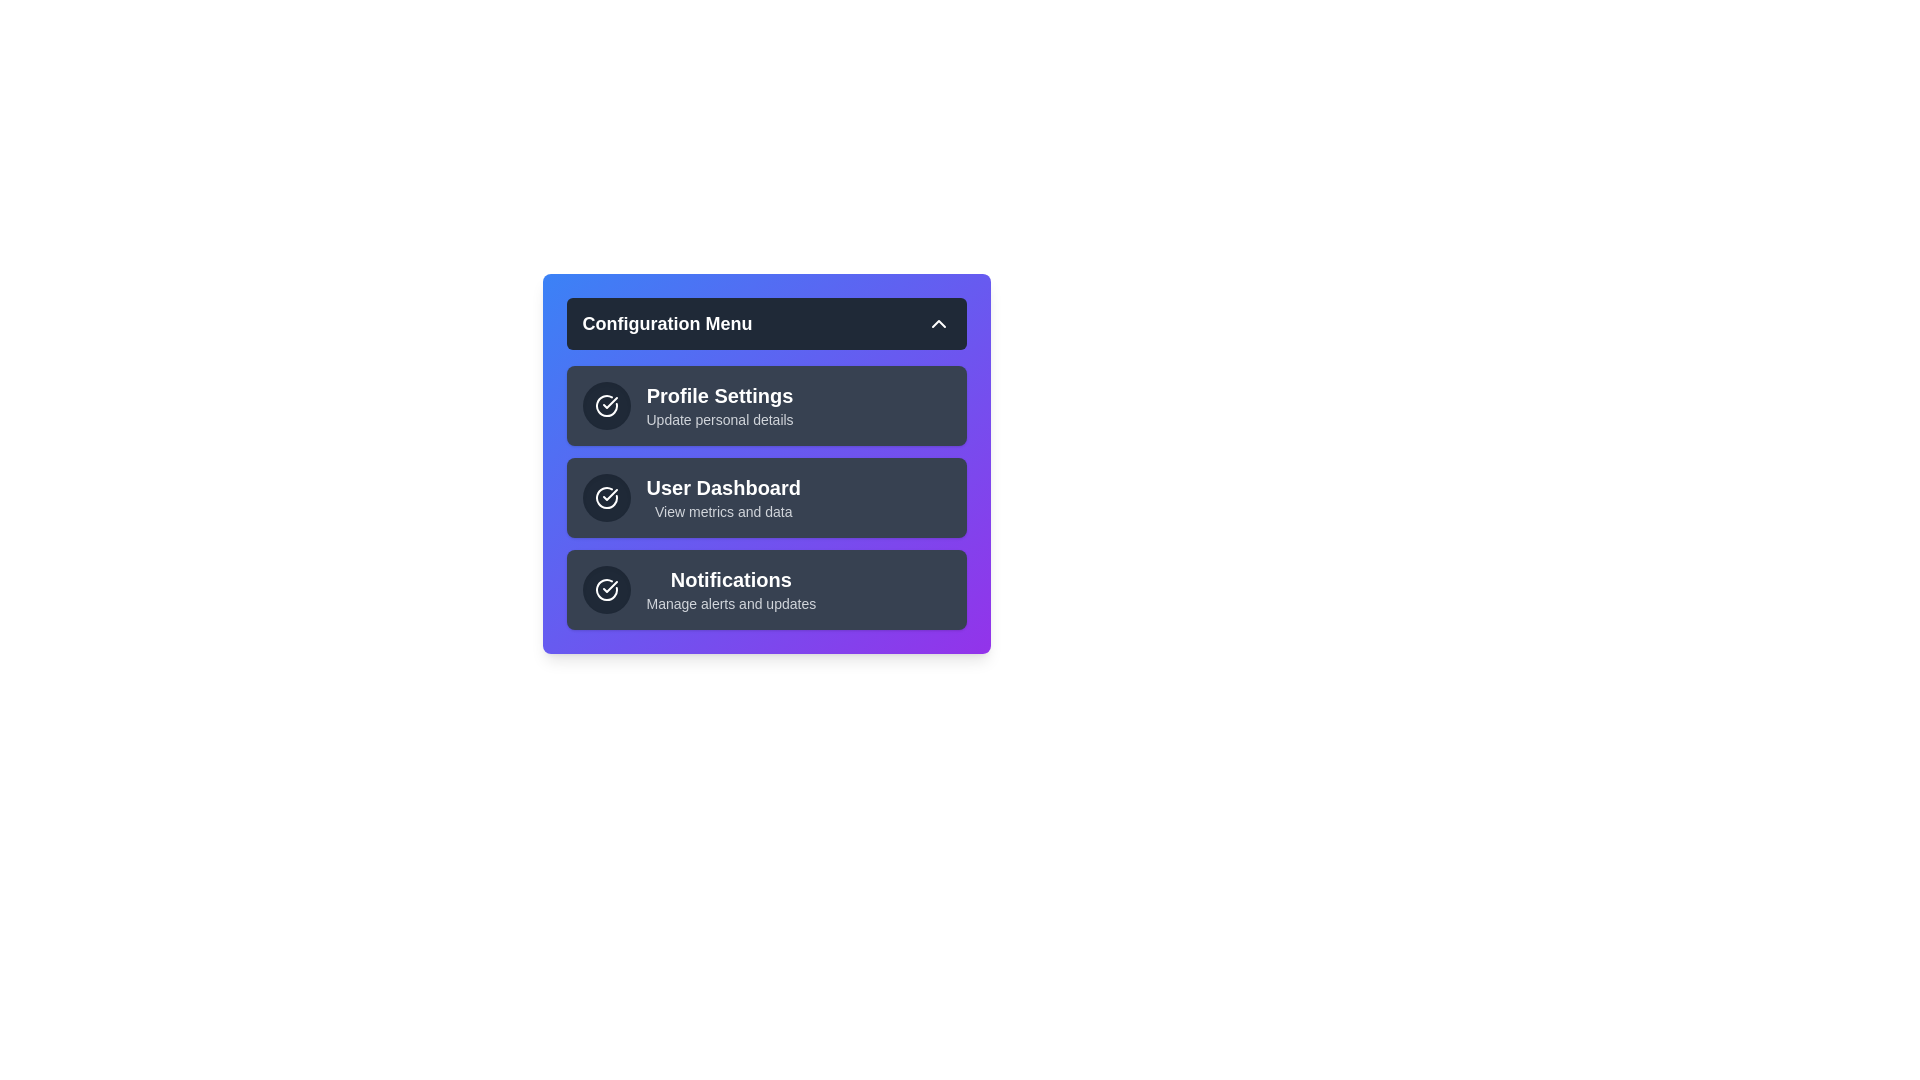 This screenshot has width=1920, height=1080. Describe the element at coordinates (765, 405) in the screenshot. I see `the menu item to read its description` at that location.